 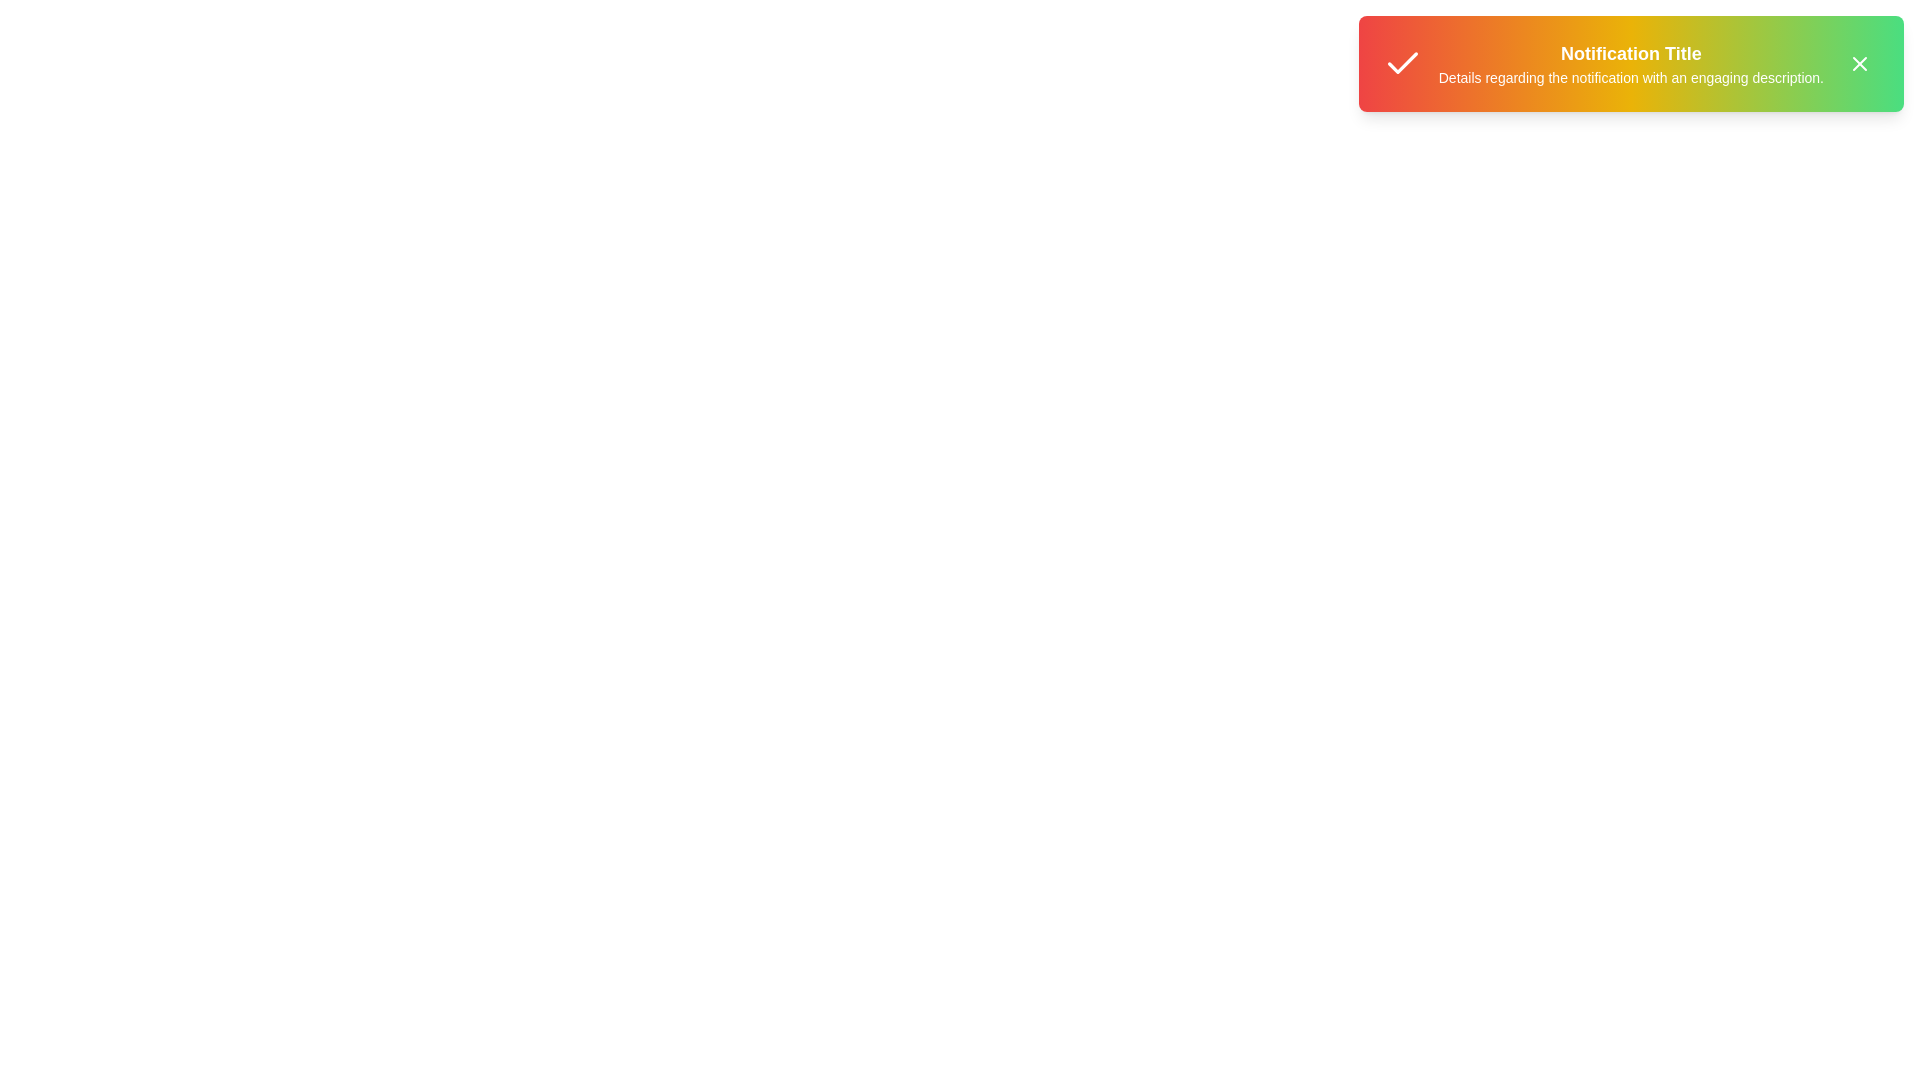 I want to click on the close button of the snackbar to dismiss it, so click(x=1859, y=63).